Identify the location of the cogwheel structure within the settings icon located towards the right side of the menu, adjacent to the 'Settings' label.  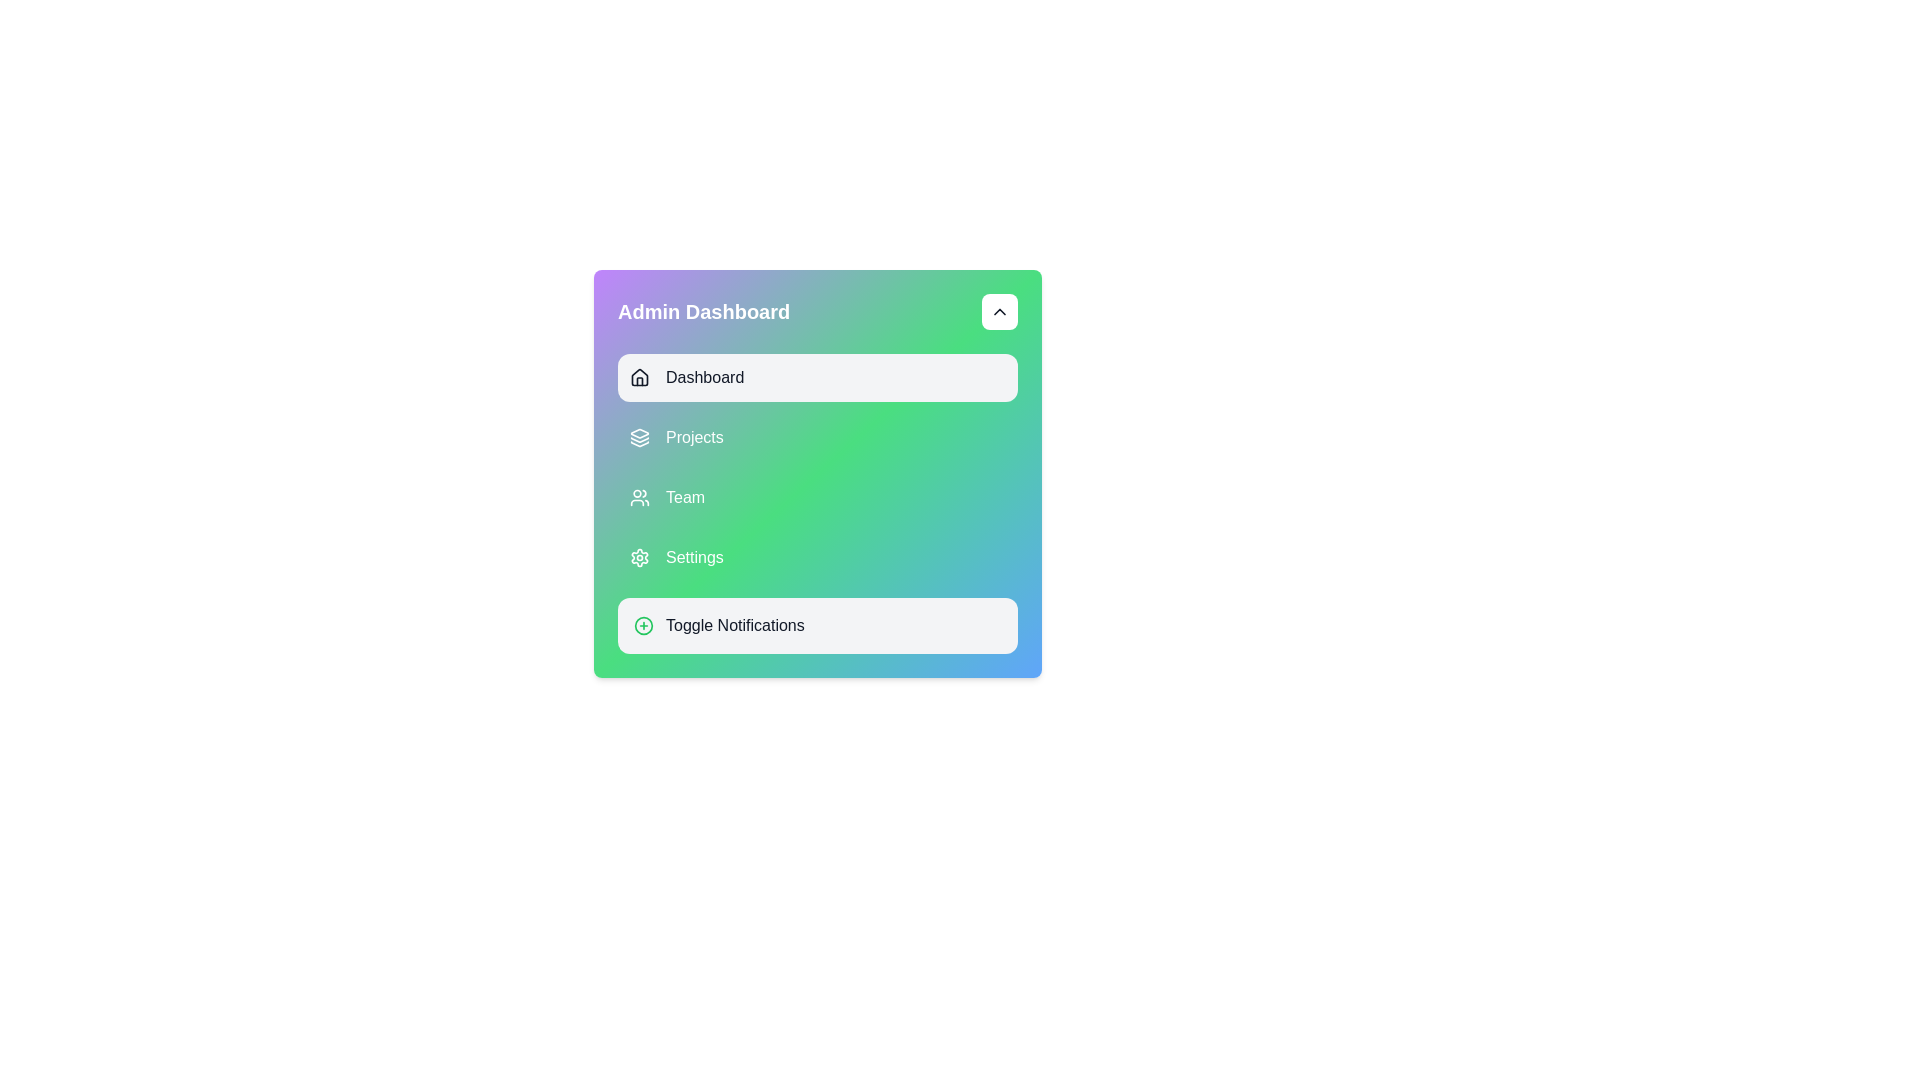
(638, 558).